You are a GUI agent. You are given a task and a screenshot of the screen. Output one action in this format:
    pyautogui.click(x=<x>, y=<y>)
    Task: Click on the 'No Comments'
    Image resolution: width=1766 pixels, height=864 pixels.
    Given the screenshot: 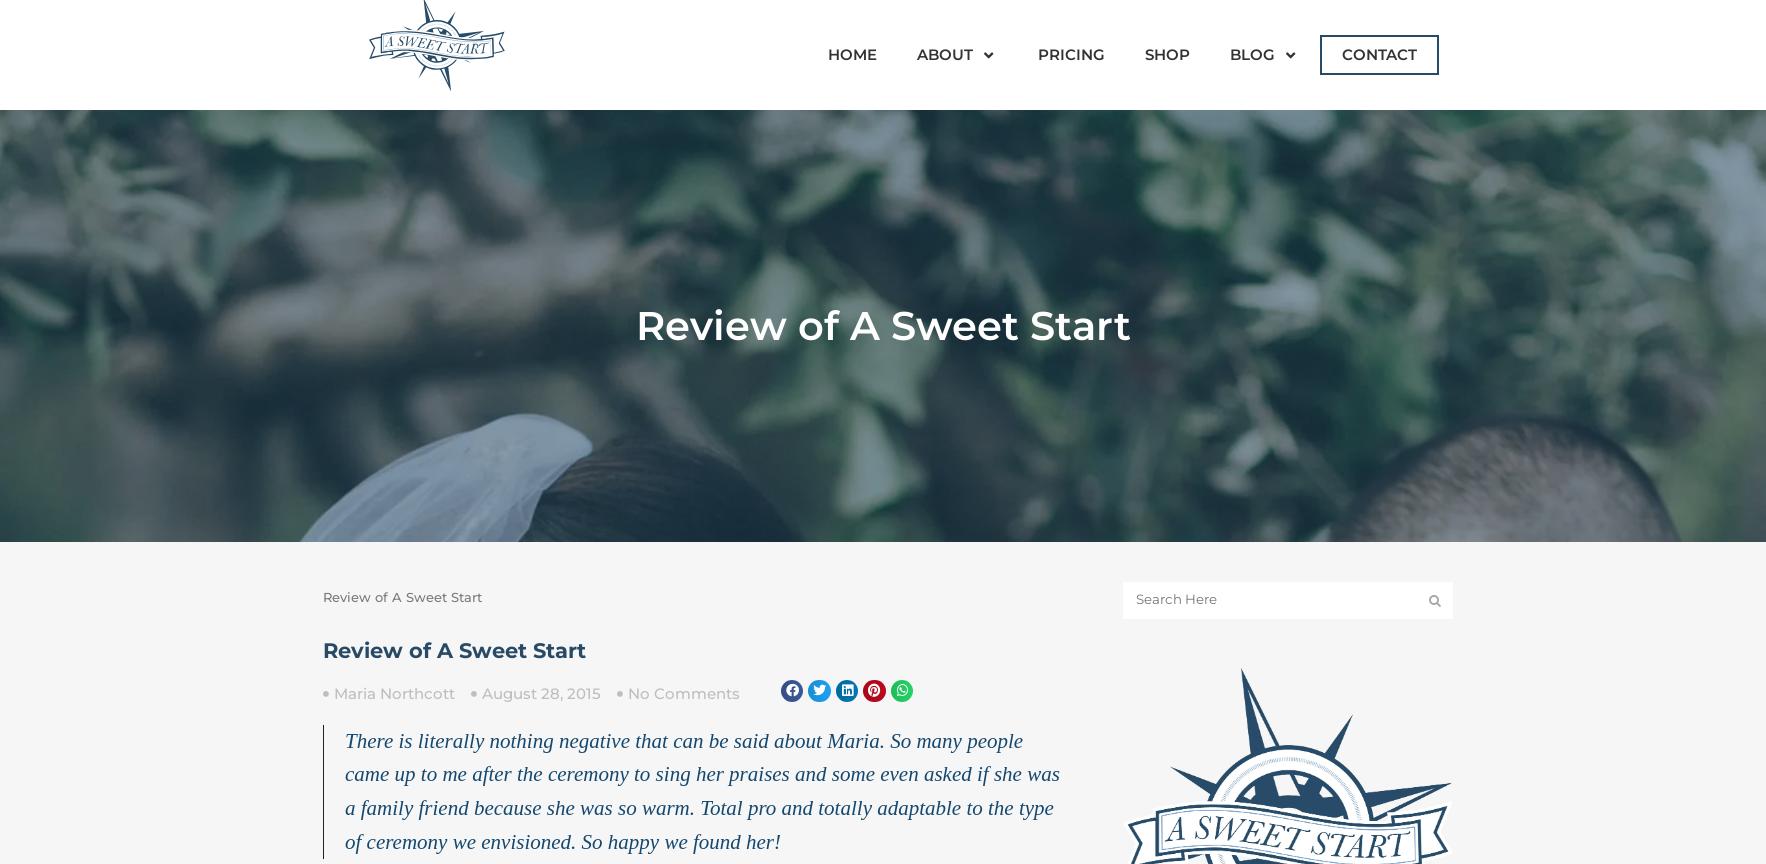 What is the action you would take?
    pyautogui.click(x=683, y=692)
    